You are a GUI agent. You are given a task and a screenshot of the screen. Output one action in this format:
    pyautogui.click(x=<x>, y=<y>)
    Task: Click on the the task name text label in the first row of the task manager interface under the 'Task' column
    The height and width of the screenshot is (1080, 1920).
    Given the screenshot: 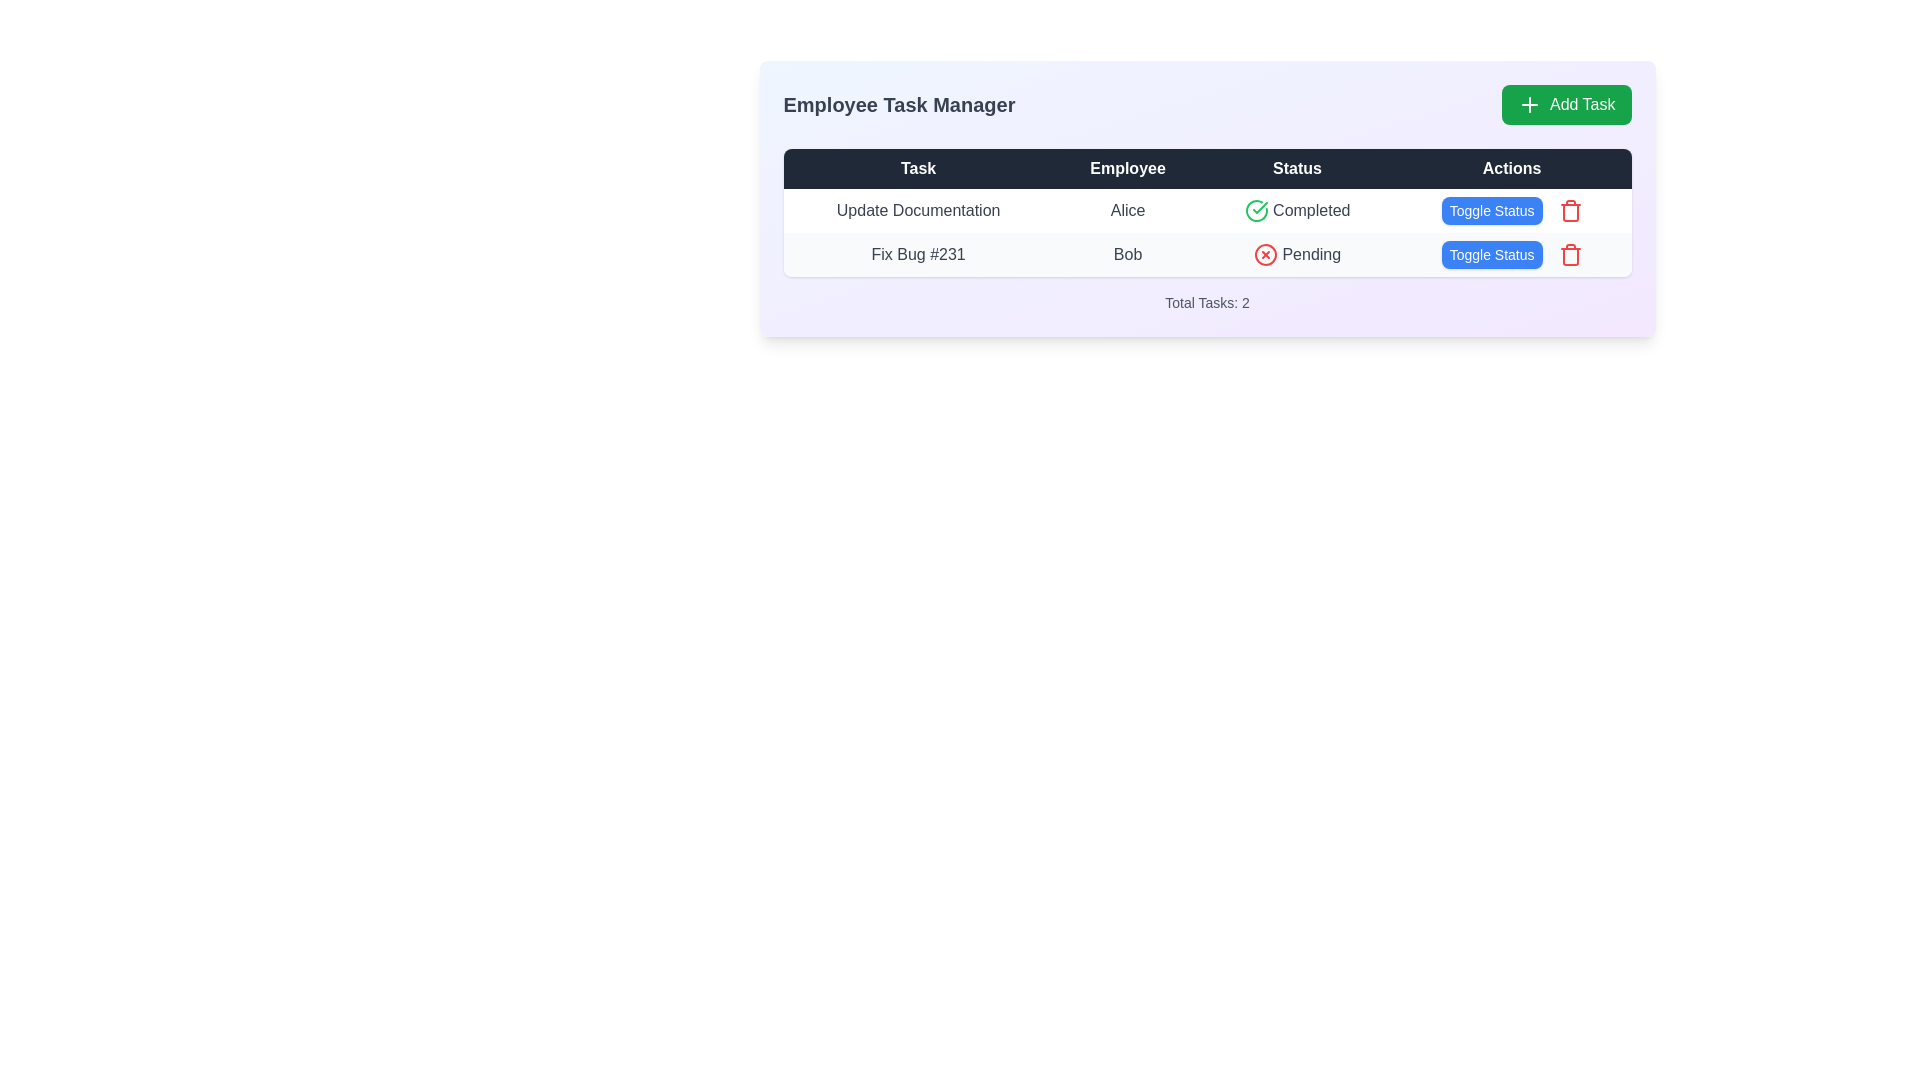 What is the action you would take?
    pyautogui.click(x=917, y=211)
    